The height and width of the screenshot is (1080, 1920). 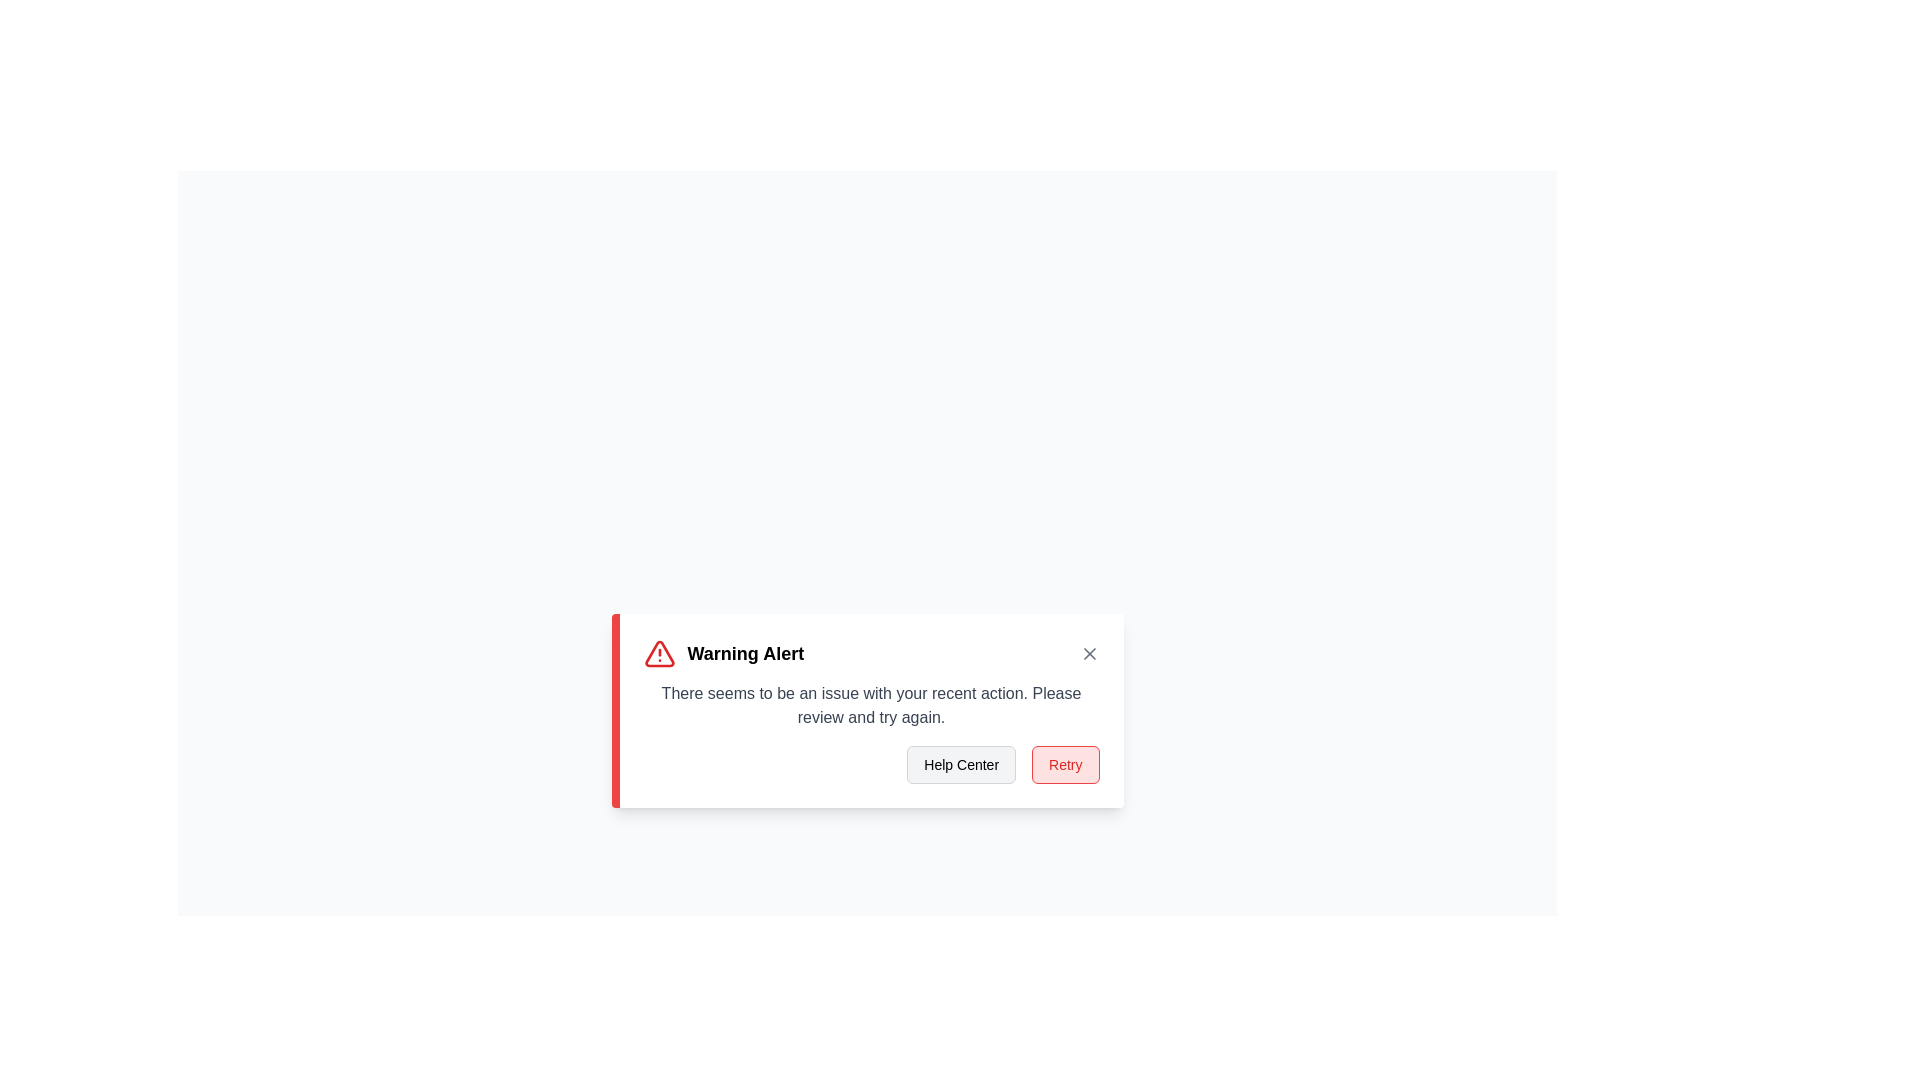 I want to click on the warning icon to display the tooltip, so click(x=659, y=654).